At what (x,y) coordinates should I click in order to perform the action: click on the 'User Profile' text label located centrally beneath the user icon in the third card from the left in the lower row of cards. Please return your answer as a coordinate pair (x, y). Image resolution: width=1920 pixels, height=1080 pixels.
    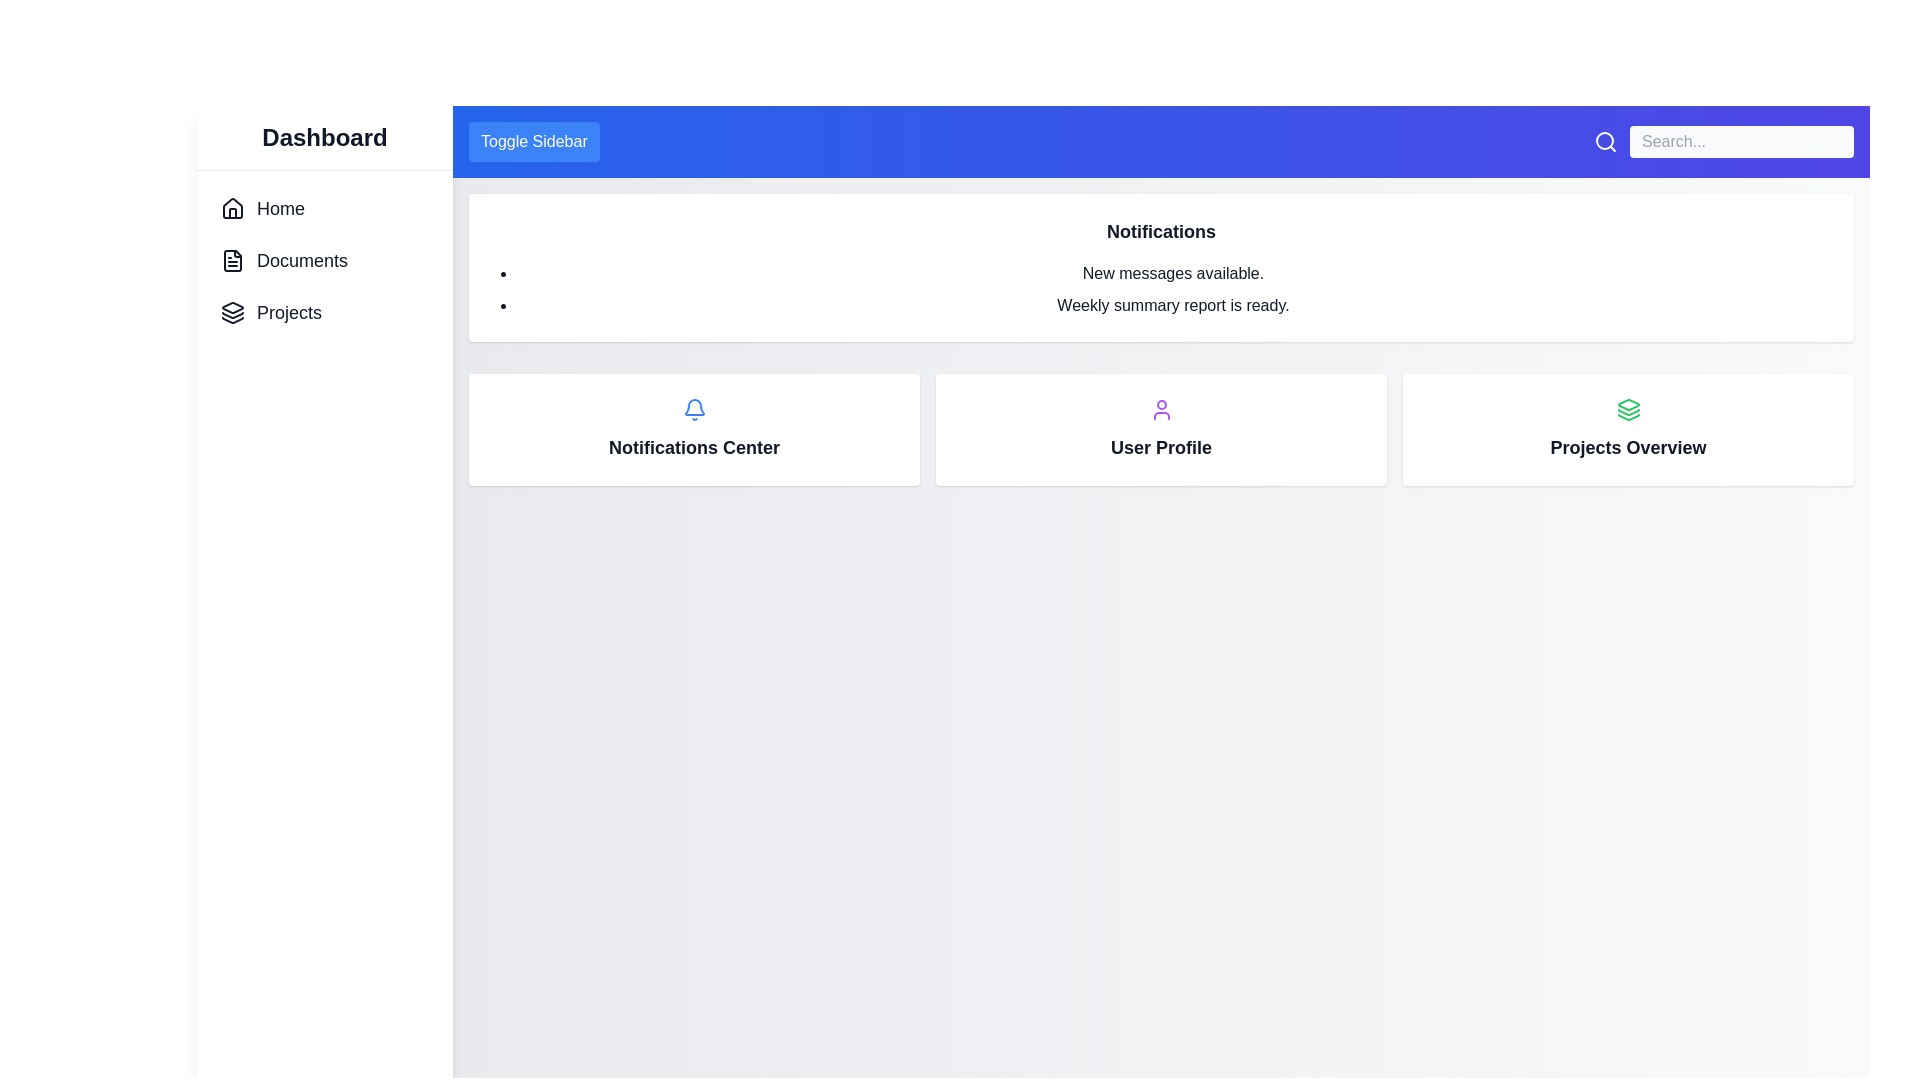
    Looking at the image, I should click on (1161, 446).